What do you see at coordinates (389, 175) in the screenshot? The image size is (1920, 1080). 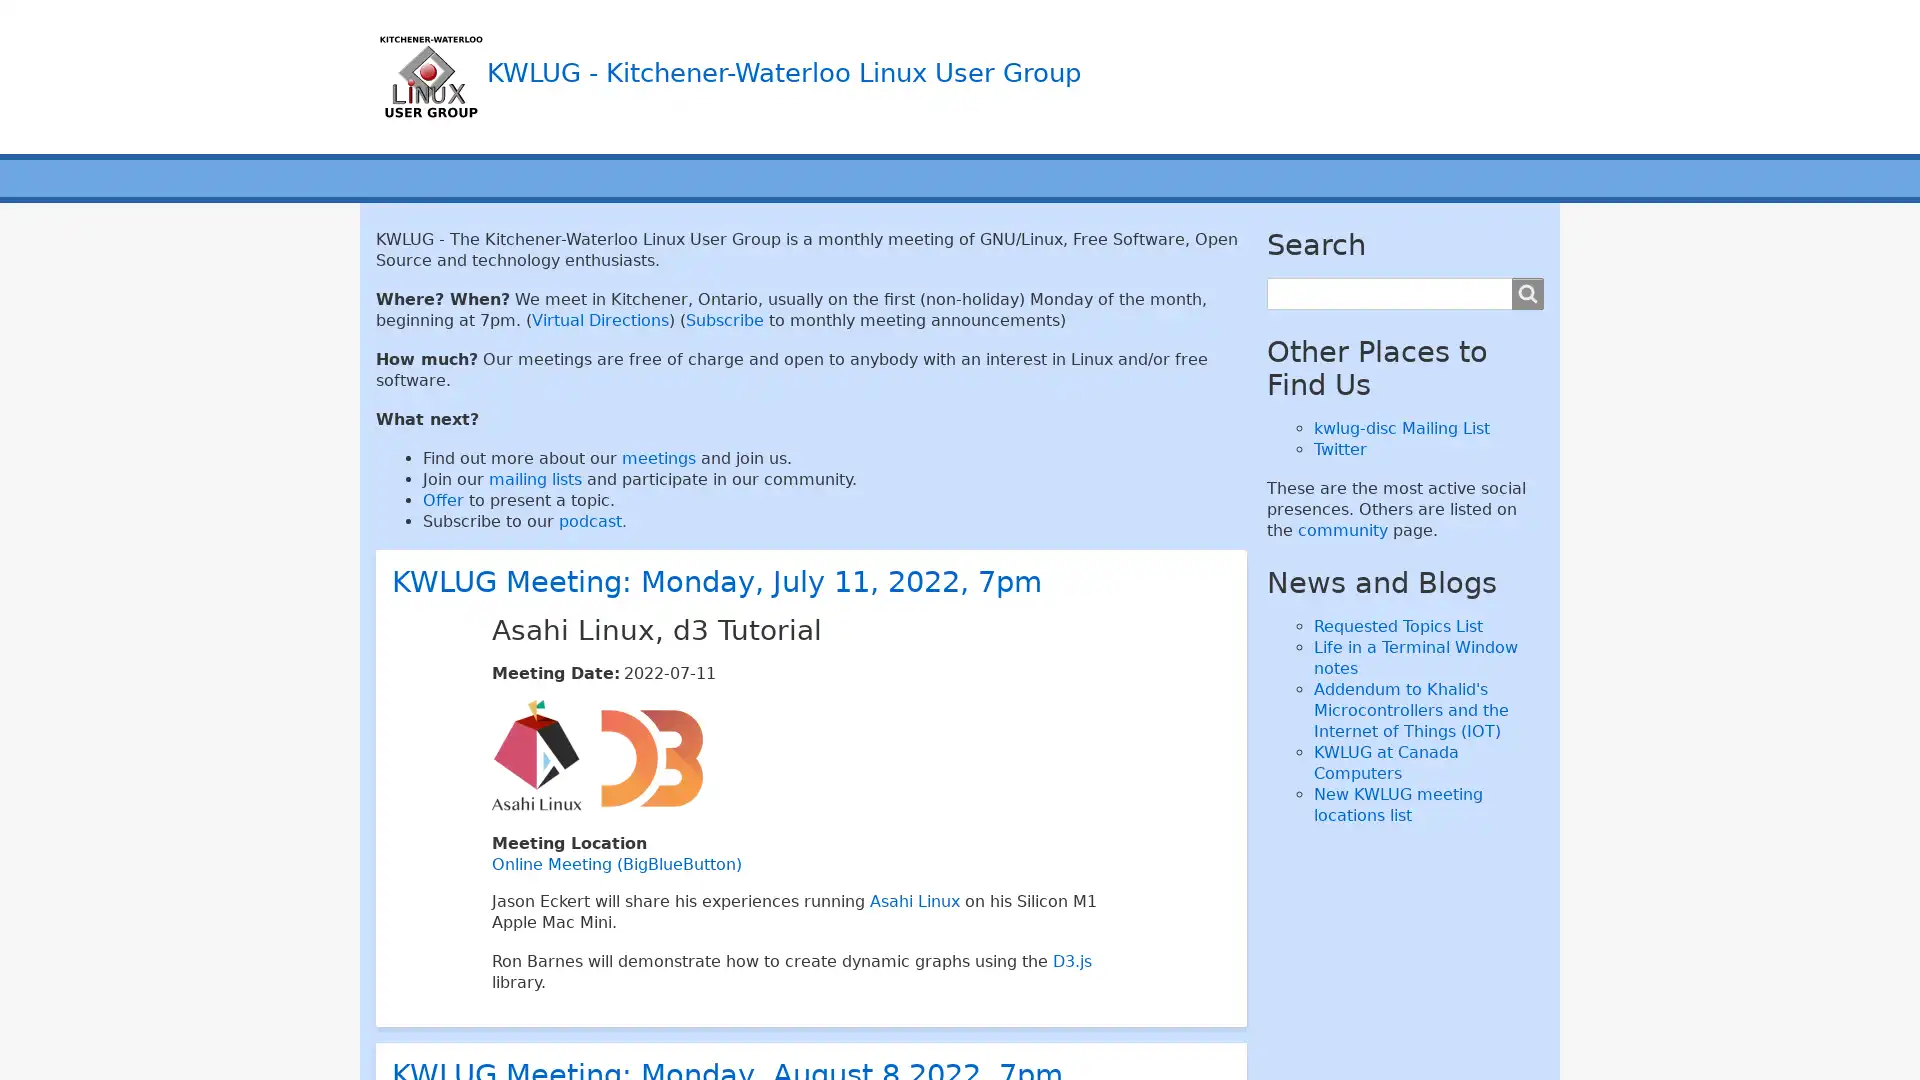 I see `Main menu` at bounding box center [389, 175].